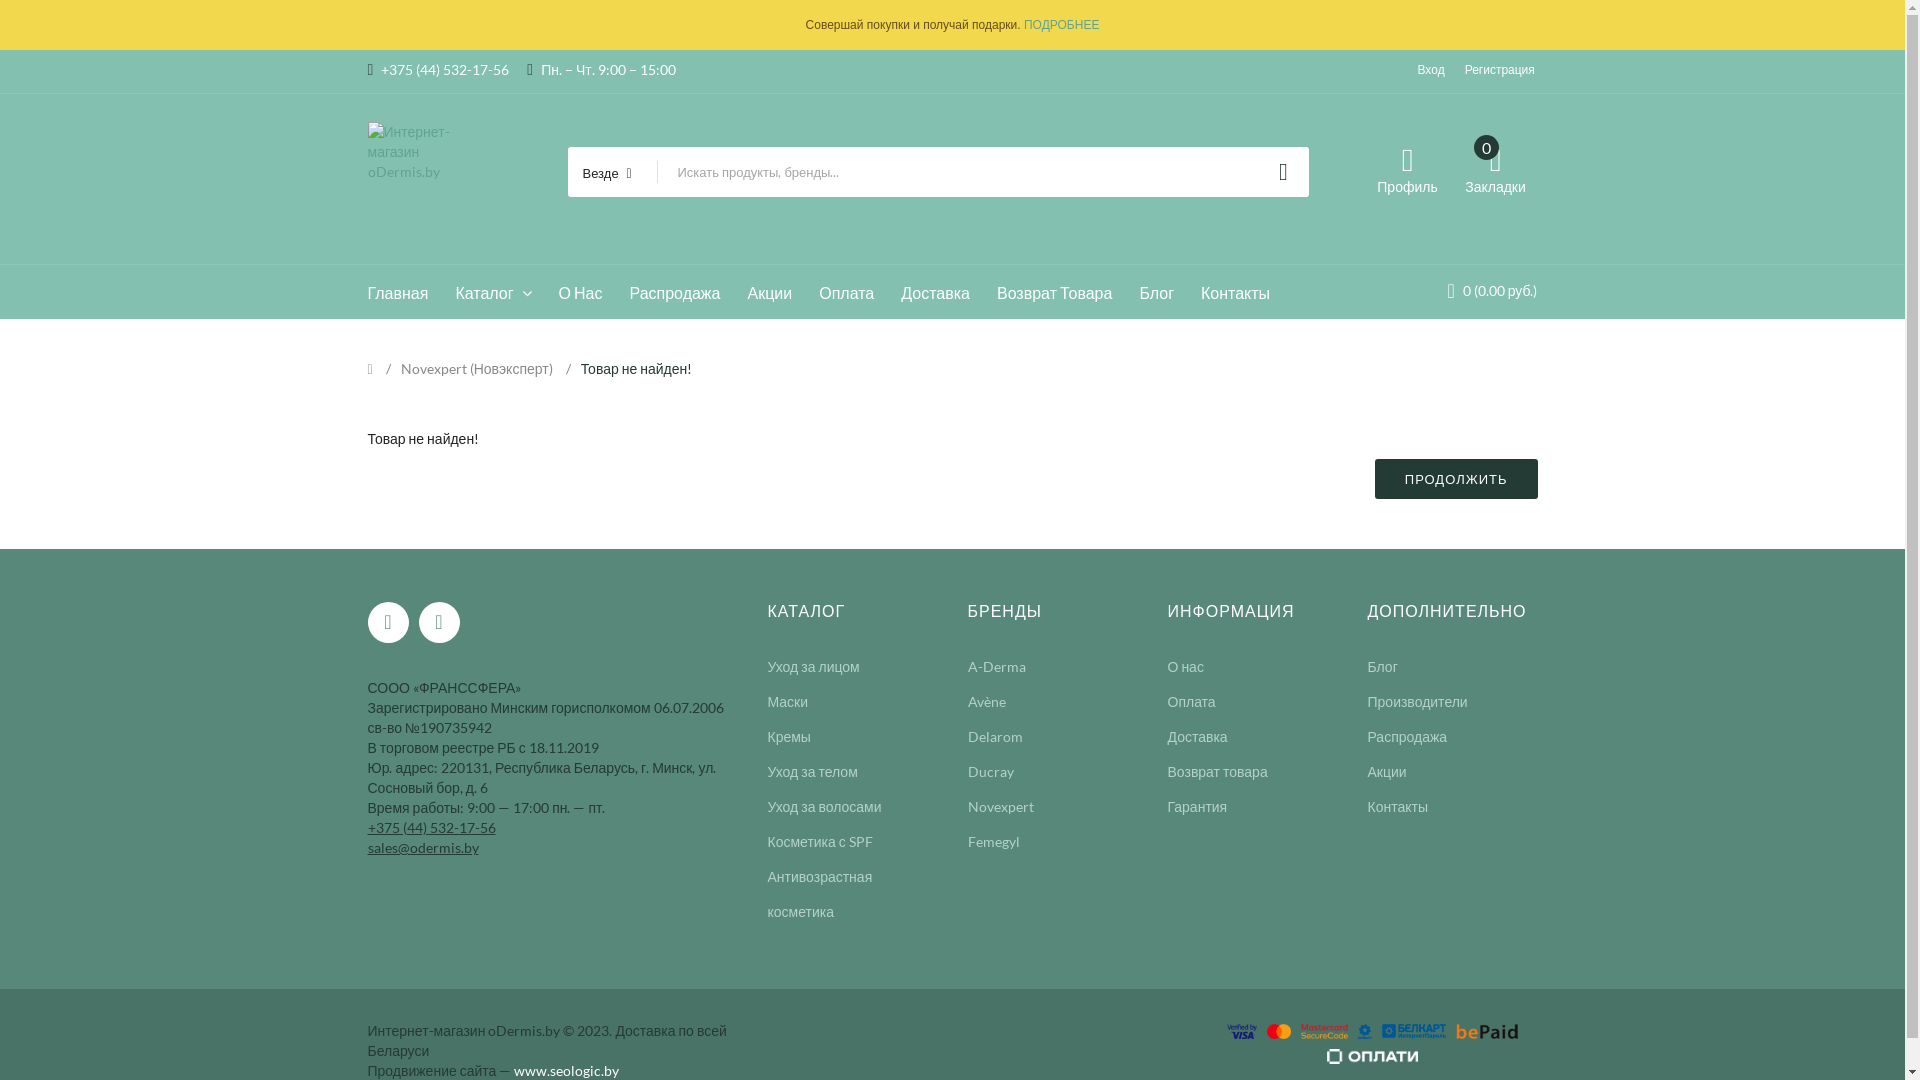  I want to click on 'A-Derma', so click(968, 666).